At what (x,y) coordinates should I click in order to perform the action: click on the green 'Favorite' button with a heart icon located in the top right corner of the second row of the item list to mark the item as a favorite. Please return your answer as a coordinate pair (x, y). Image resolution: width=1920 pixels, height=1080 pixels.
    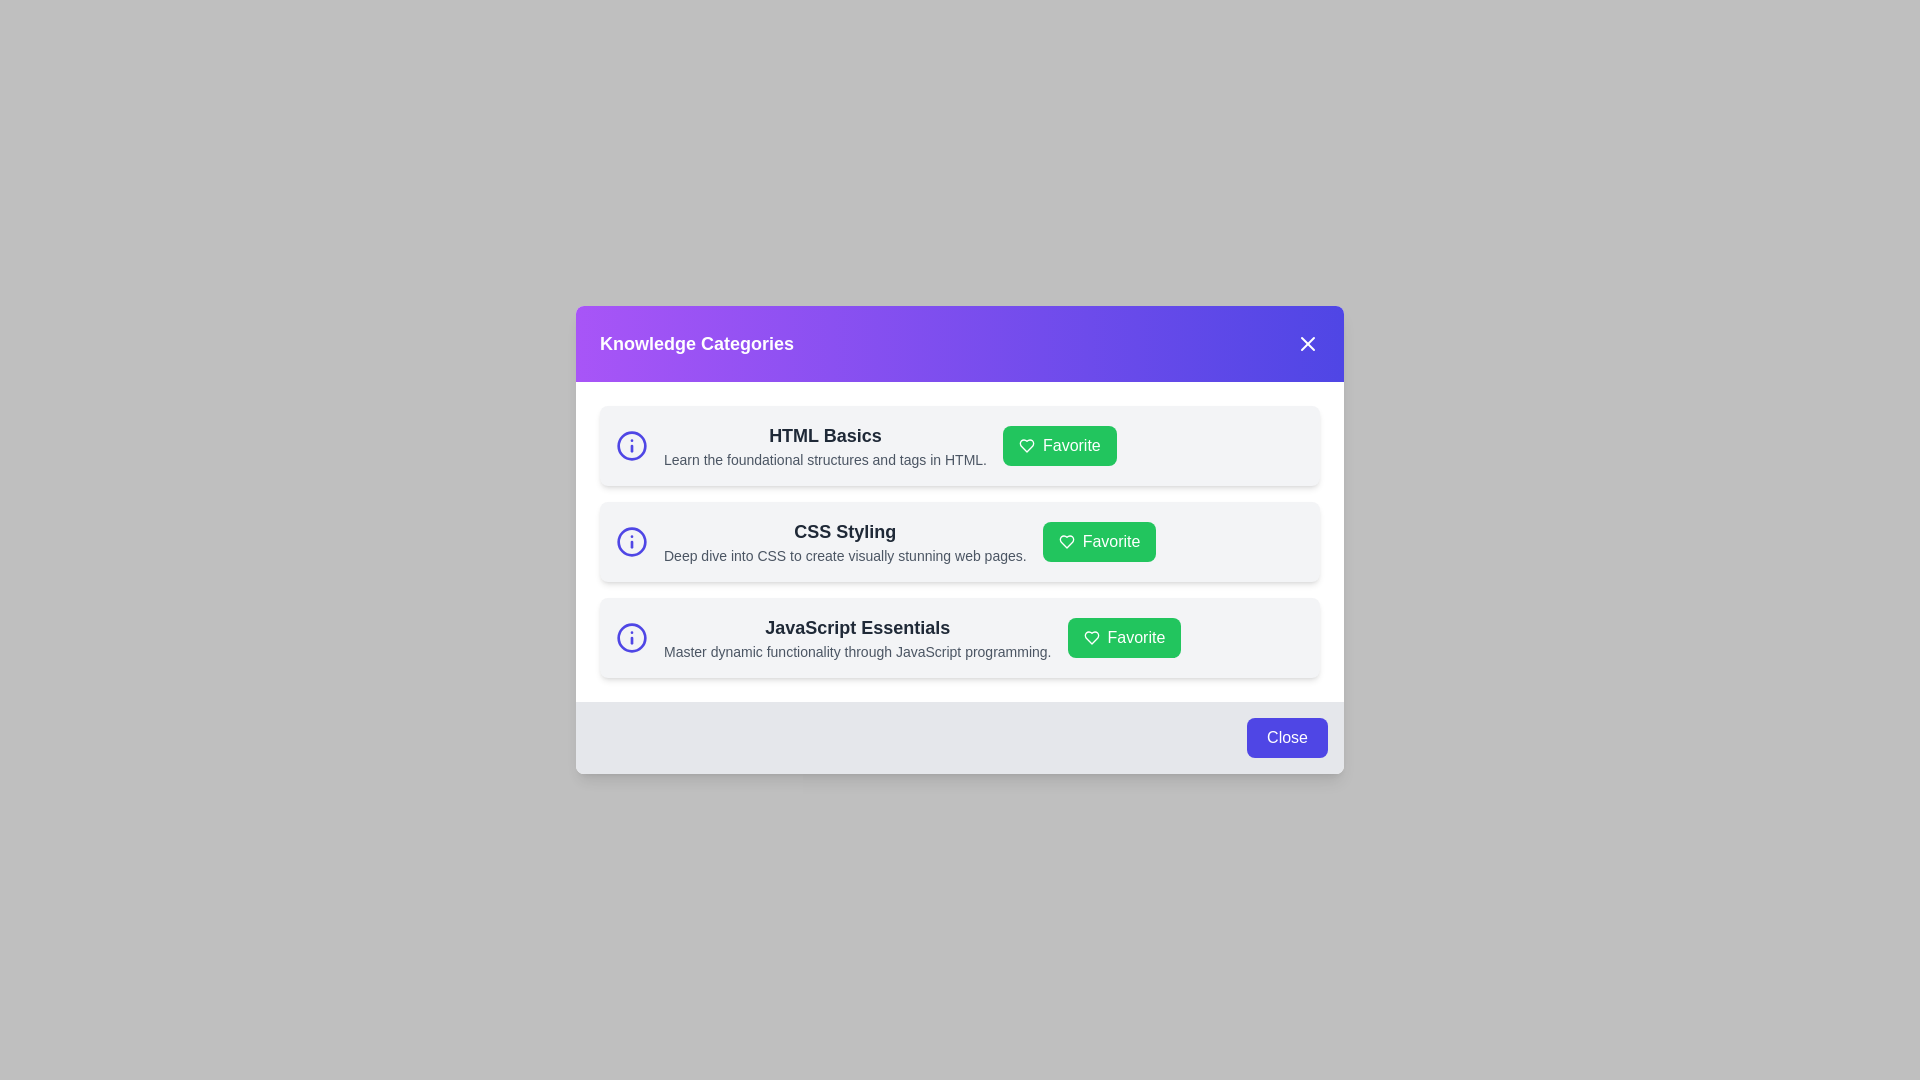
    Looking at the image, I should click on (1098, 542).